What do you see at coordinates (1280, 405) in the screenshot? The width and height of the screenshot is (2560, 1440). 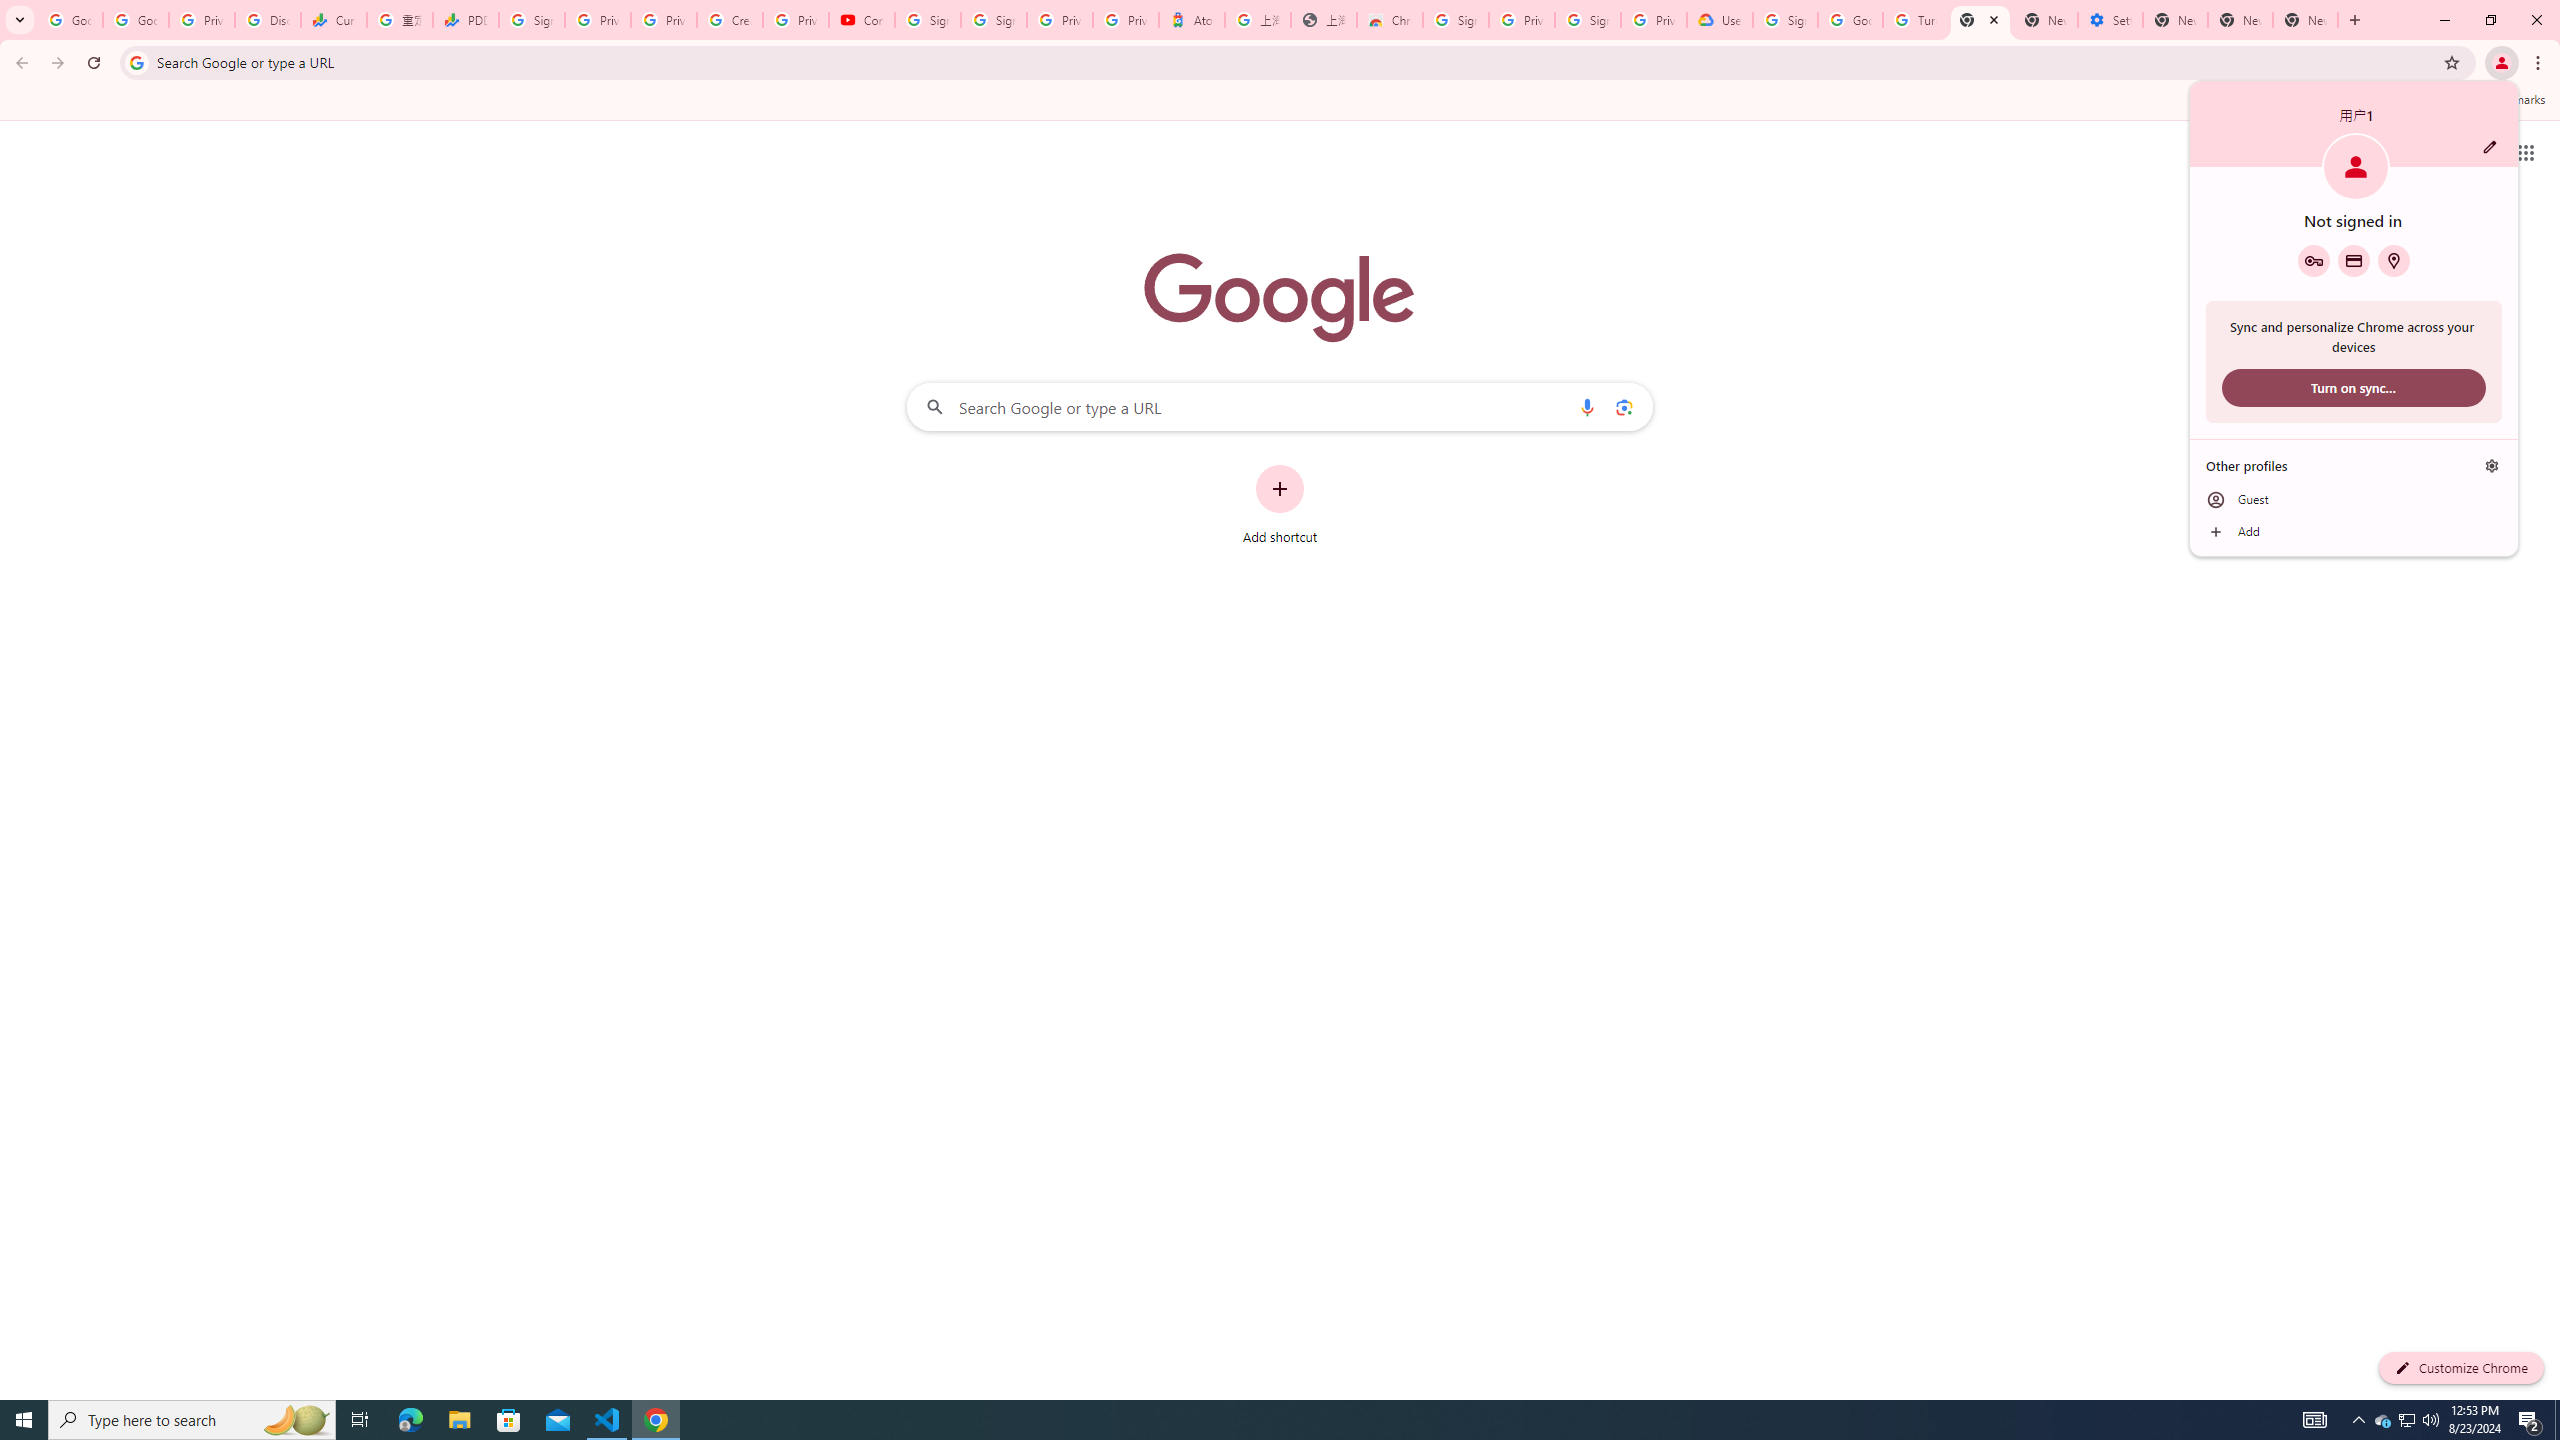 I see `'Search Google or type a URL'` at bounding box center [1280, 405].